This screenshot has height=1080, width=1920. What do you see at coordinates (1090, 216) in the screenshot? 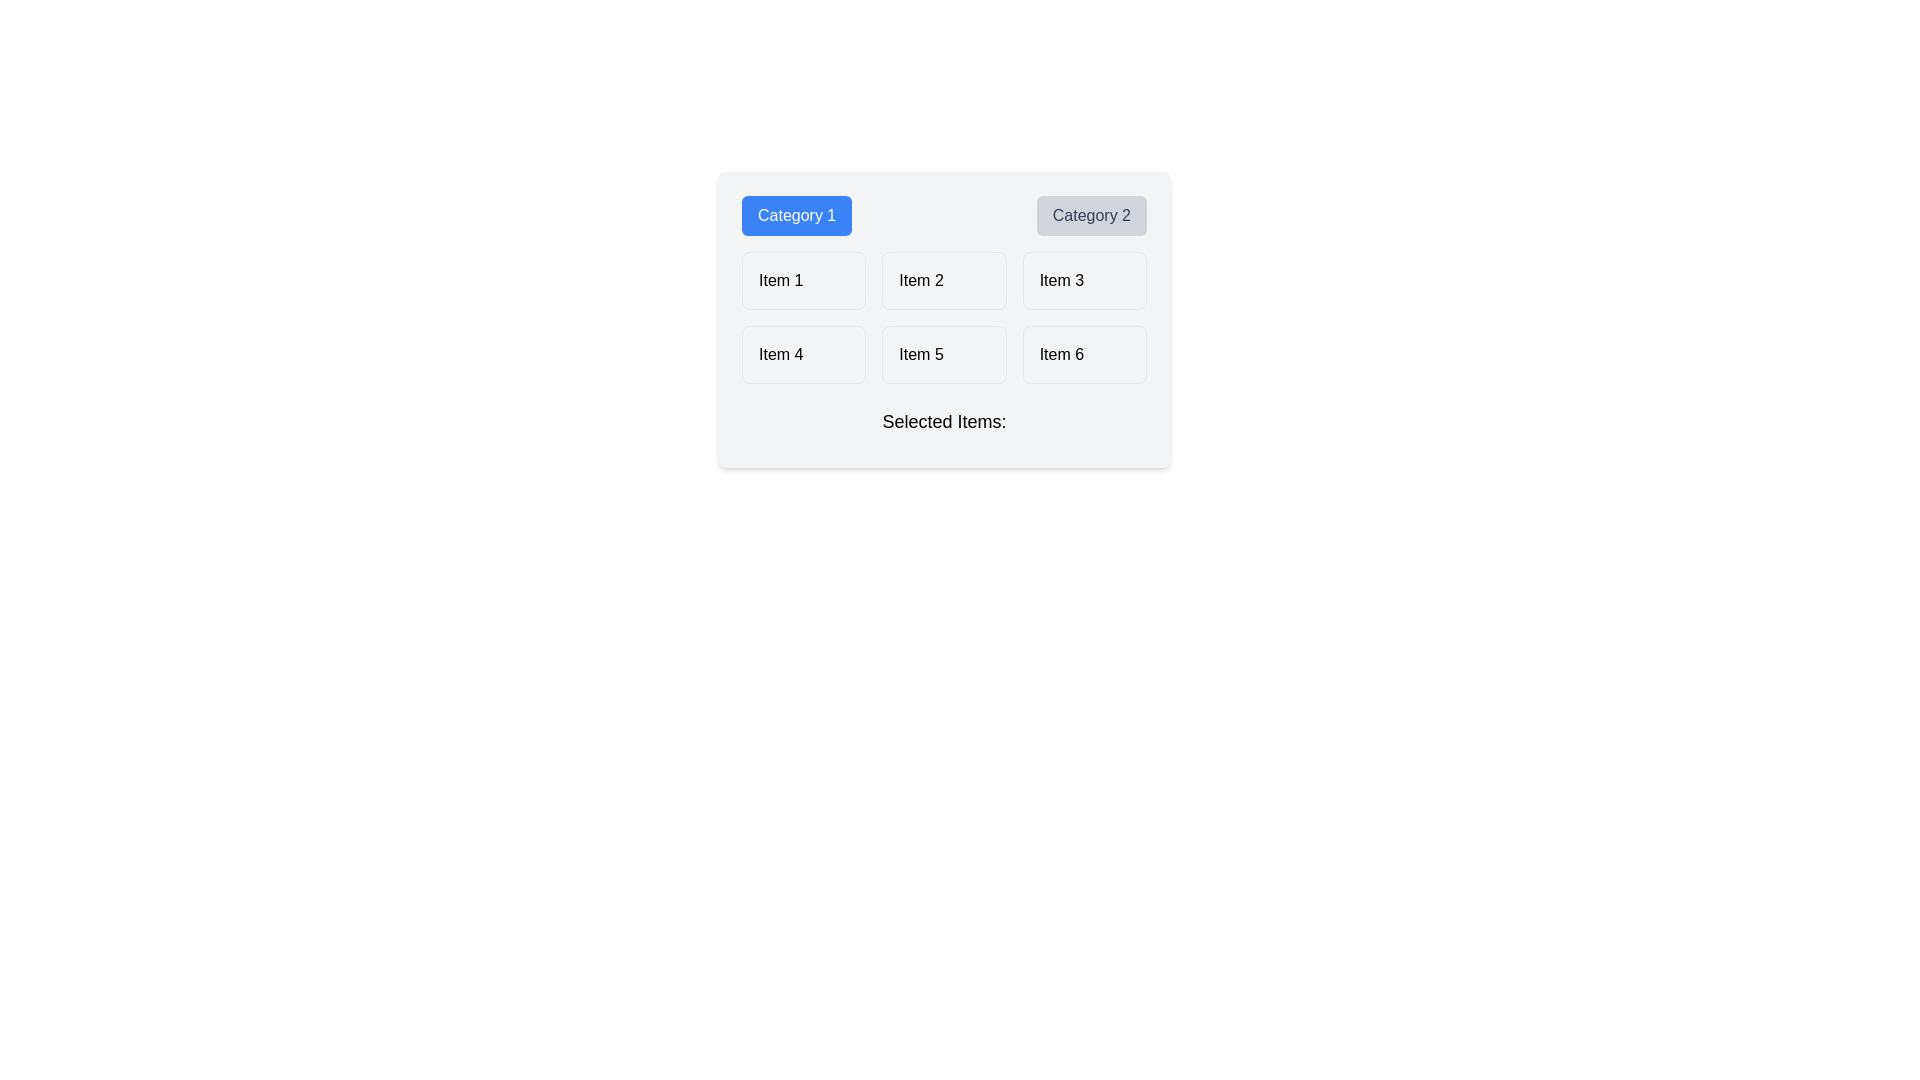
I see `the second category selector button which filters or displays items associated with 'Category 2' to potentially reveal additional context` at bounding box center [1090, 216].